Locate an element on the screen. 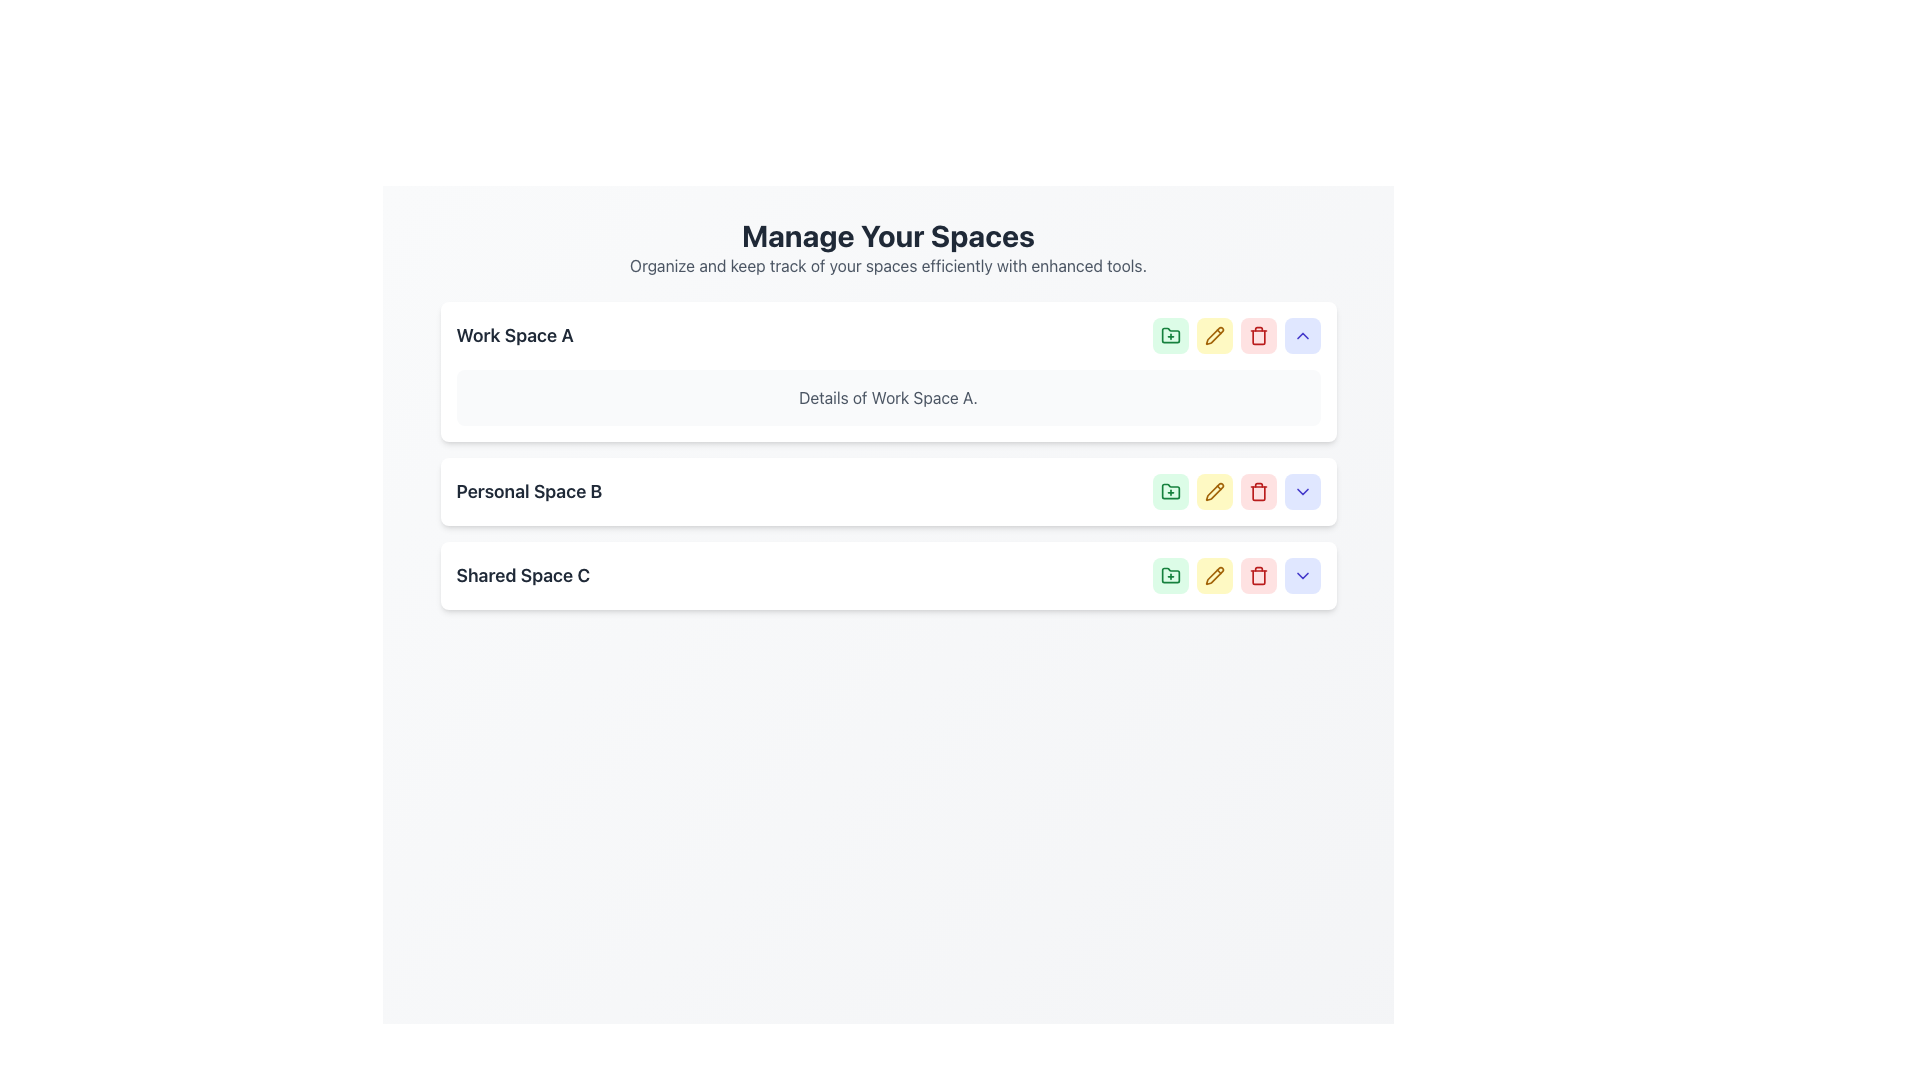 Image resolution: width=1920 pixels, height=1080 pixels. the fourth button in a horizontal row that deletes the associated 'Shared Space C' is located at coordinates (1257, 575).